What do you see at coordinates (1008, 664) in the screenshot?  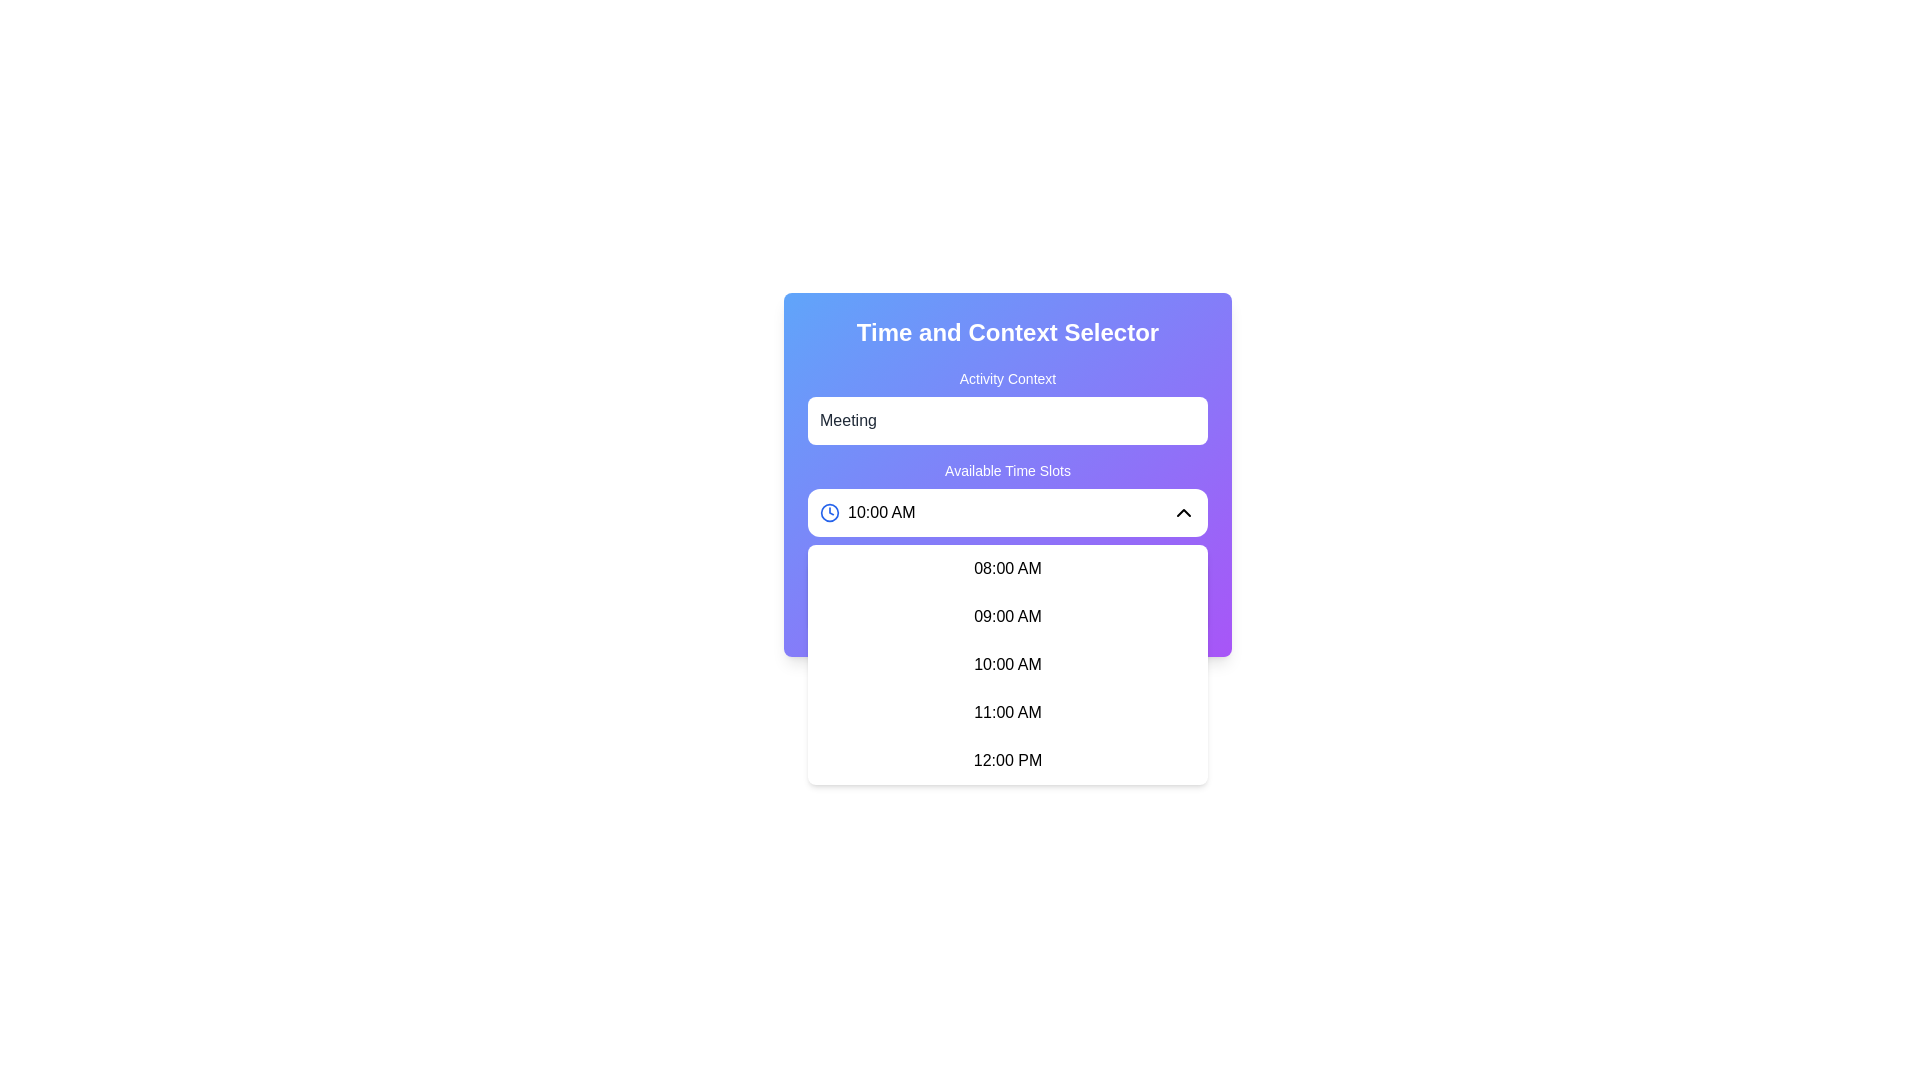 I see `the dropdown menu containing selectable options for time slots, which is styled as a white, rounded-rectangle box located below the 'Available Time Slots' label` at bounding box center [1008, 664].